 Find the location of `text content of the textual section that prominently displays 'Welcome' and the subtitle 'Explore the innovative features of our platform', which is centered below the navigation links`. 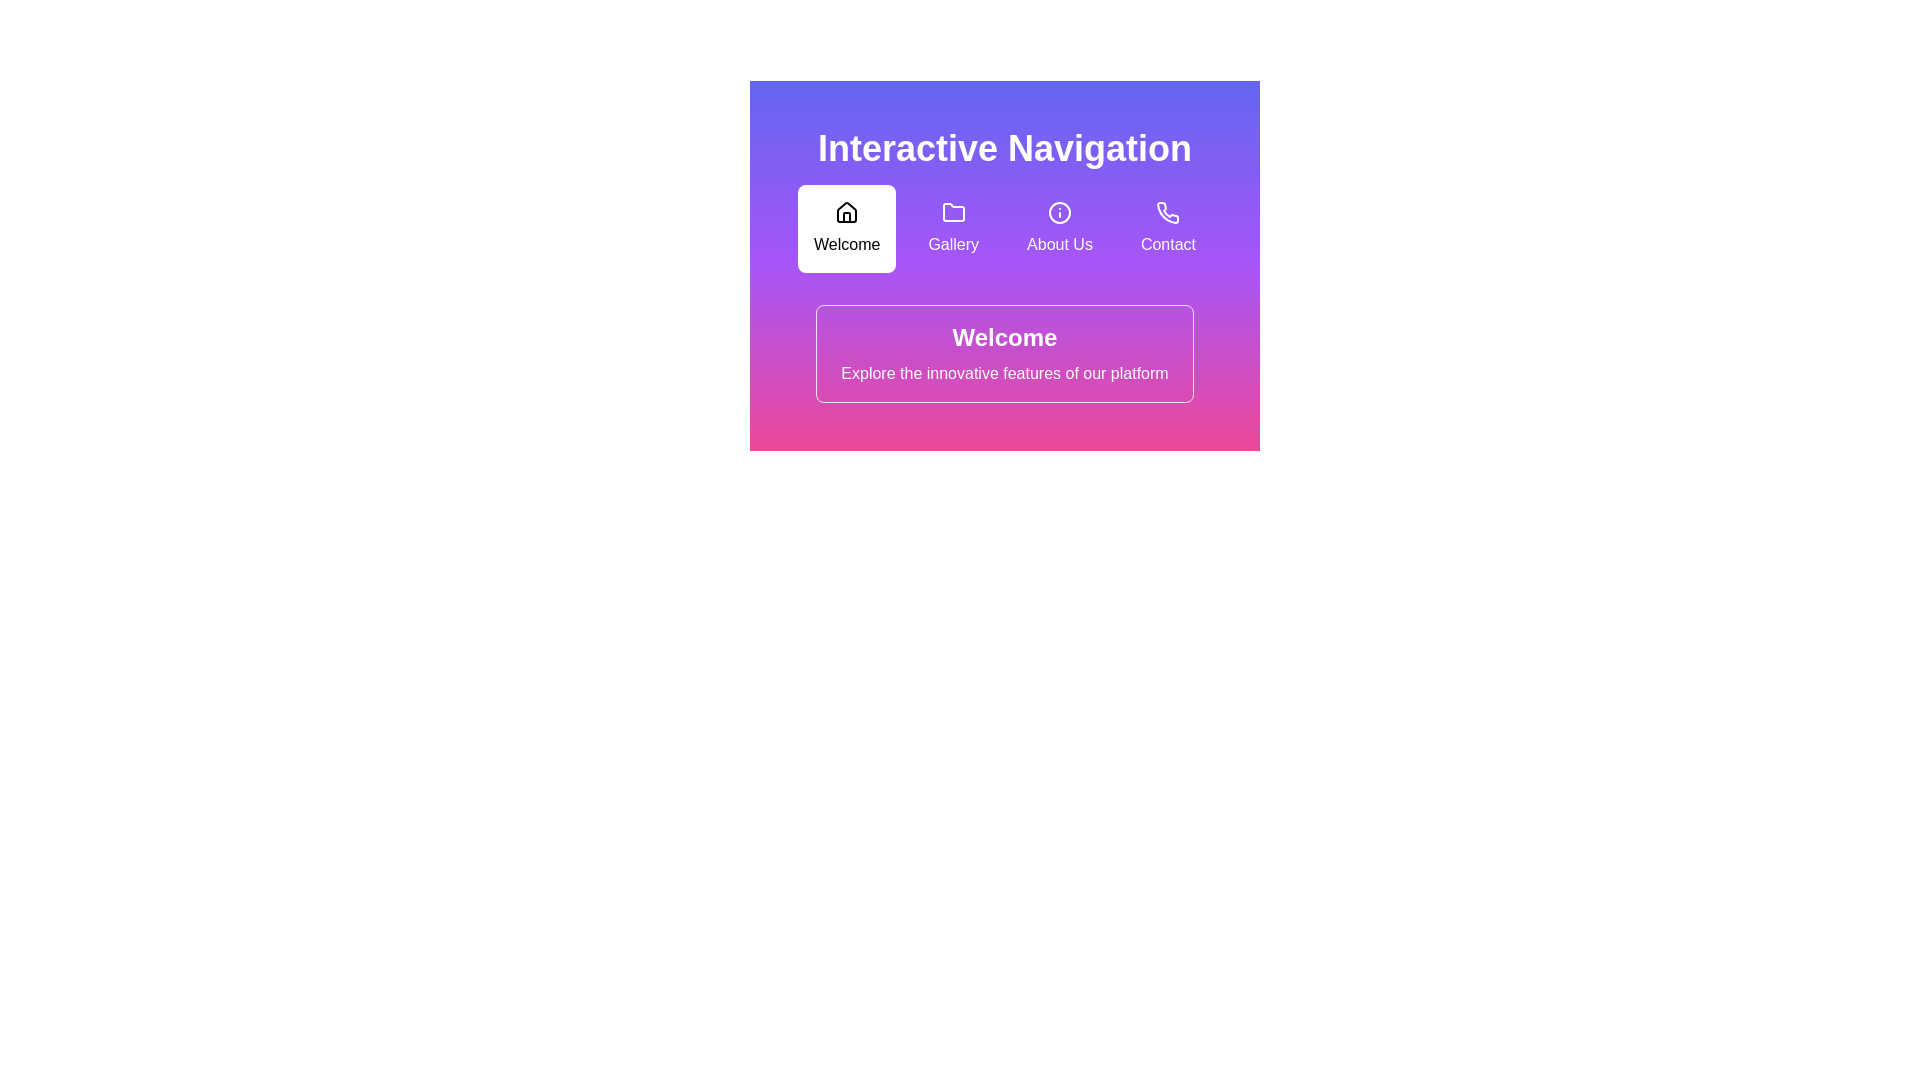

text content of the textual section that prominently displays 'Welcome' and the subtitle 'Explore the innovative features of our platform', which is centered below the navigation links is located at coordinates (1004, 293).